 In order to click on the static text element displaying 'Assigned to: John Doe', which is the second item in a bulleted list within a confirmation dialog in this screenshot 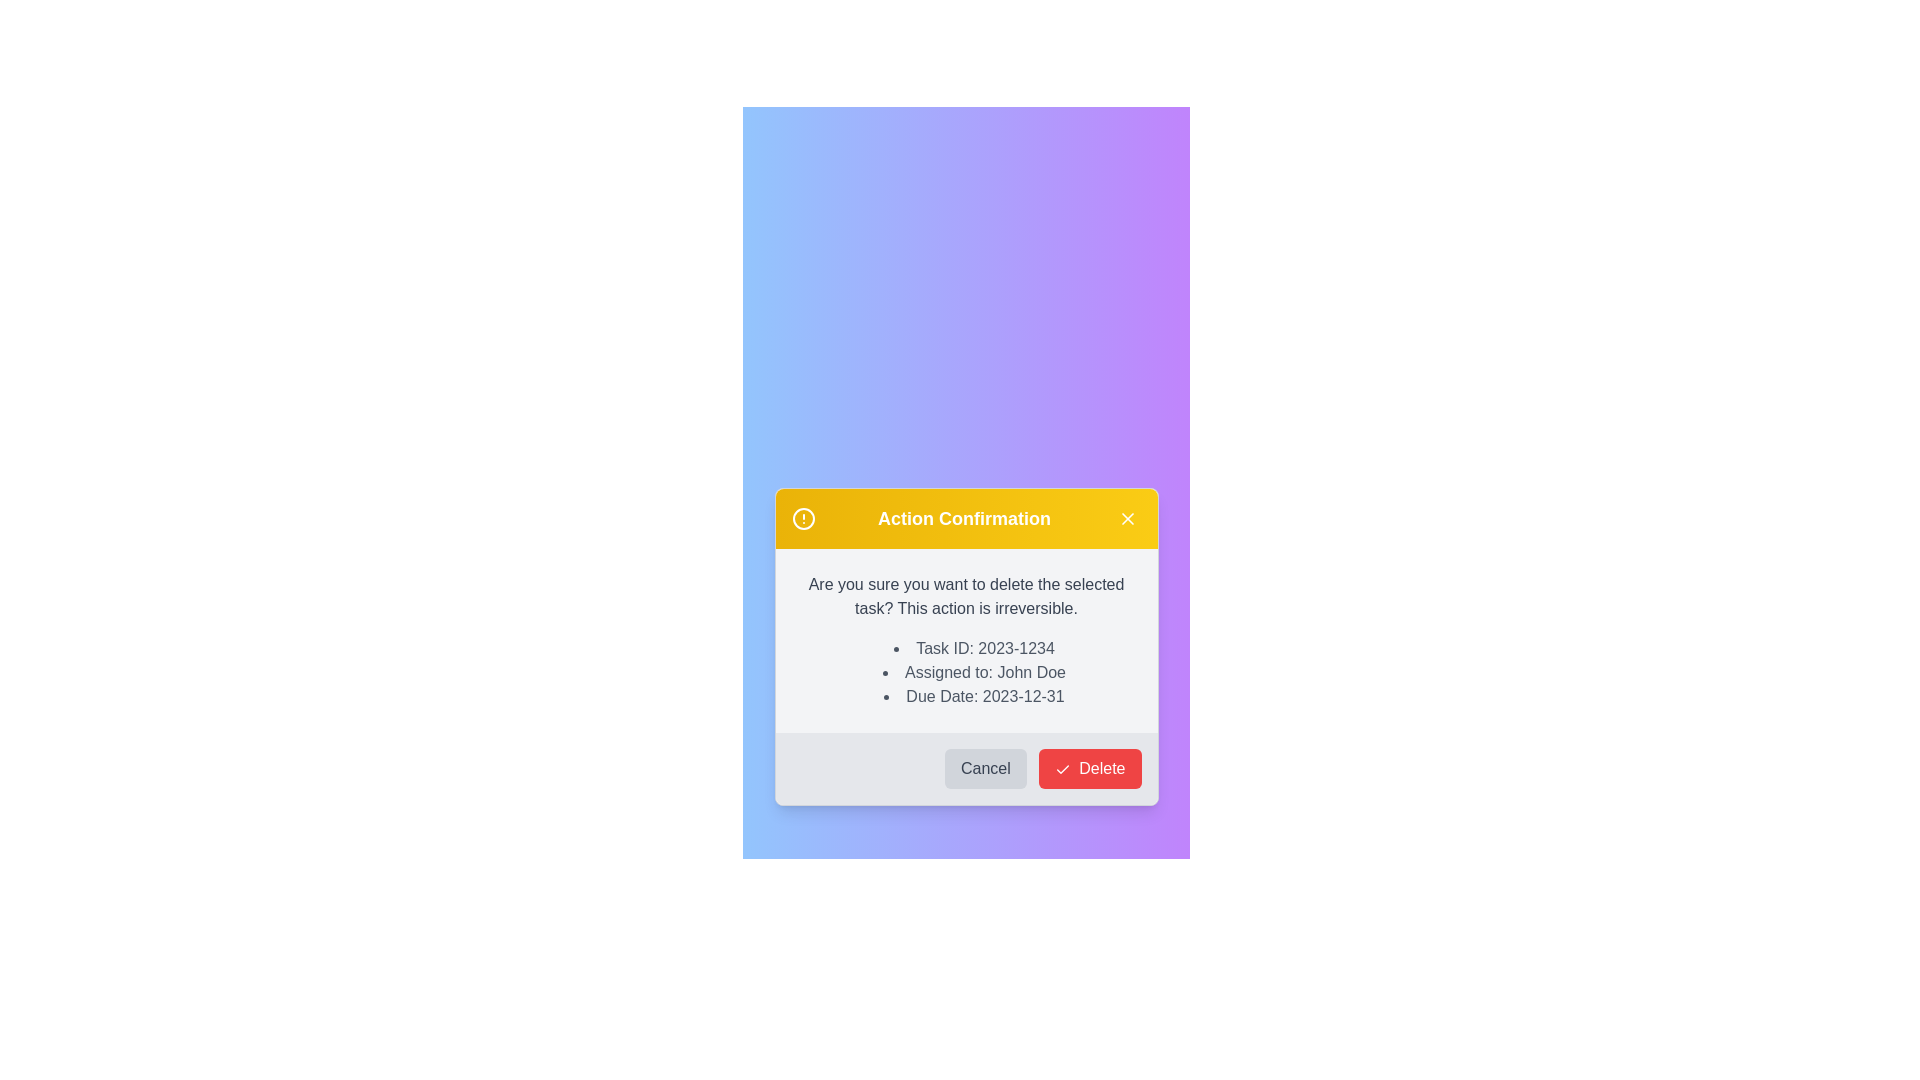, I will do `click(974, 672)`.